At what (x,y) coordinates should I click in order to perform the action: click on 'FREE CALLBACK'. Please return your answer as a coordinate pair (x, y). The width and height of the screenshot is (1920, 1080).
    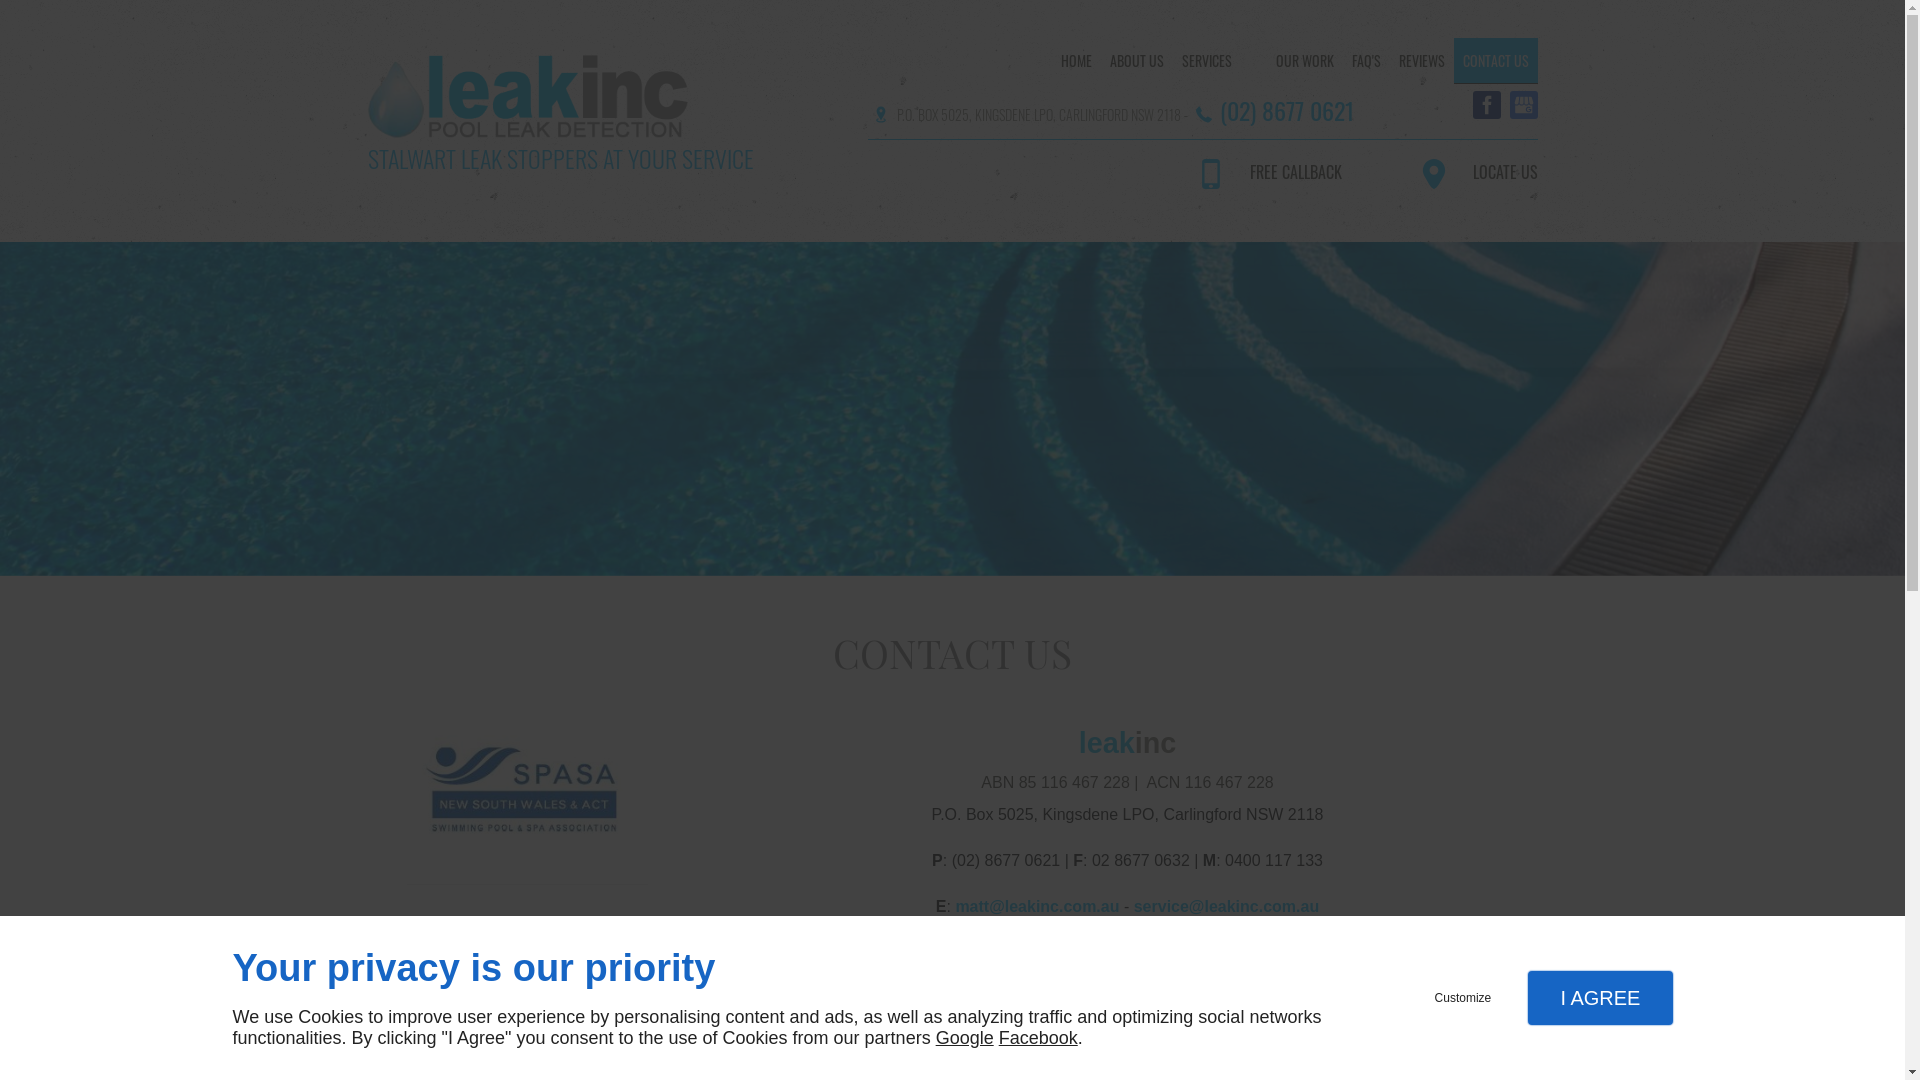
    Looking at the image, I should click on (1257, 171).